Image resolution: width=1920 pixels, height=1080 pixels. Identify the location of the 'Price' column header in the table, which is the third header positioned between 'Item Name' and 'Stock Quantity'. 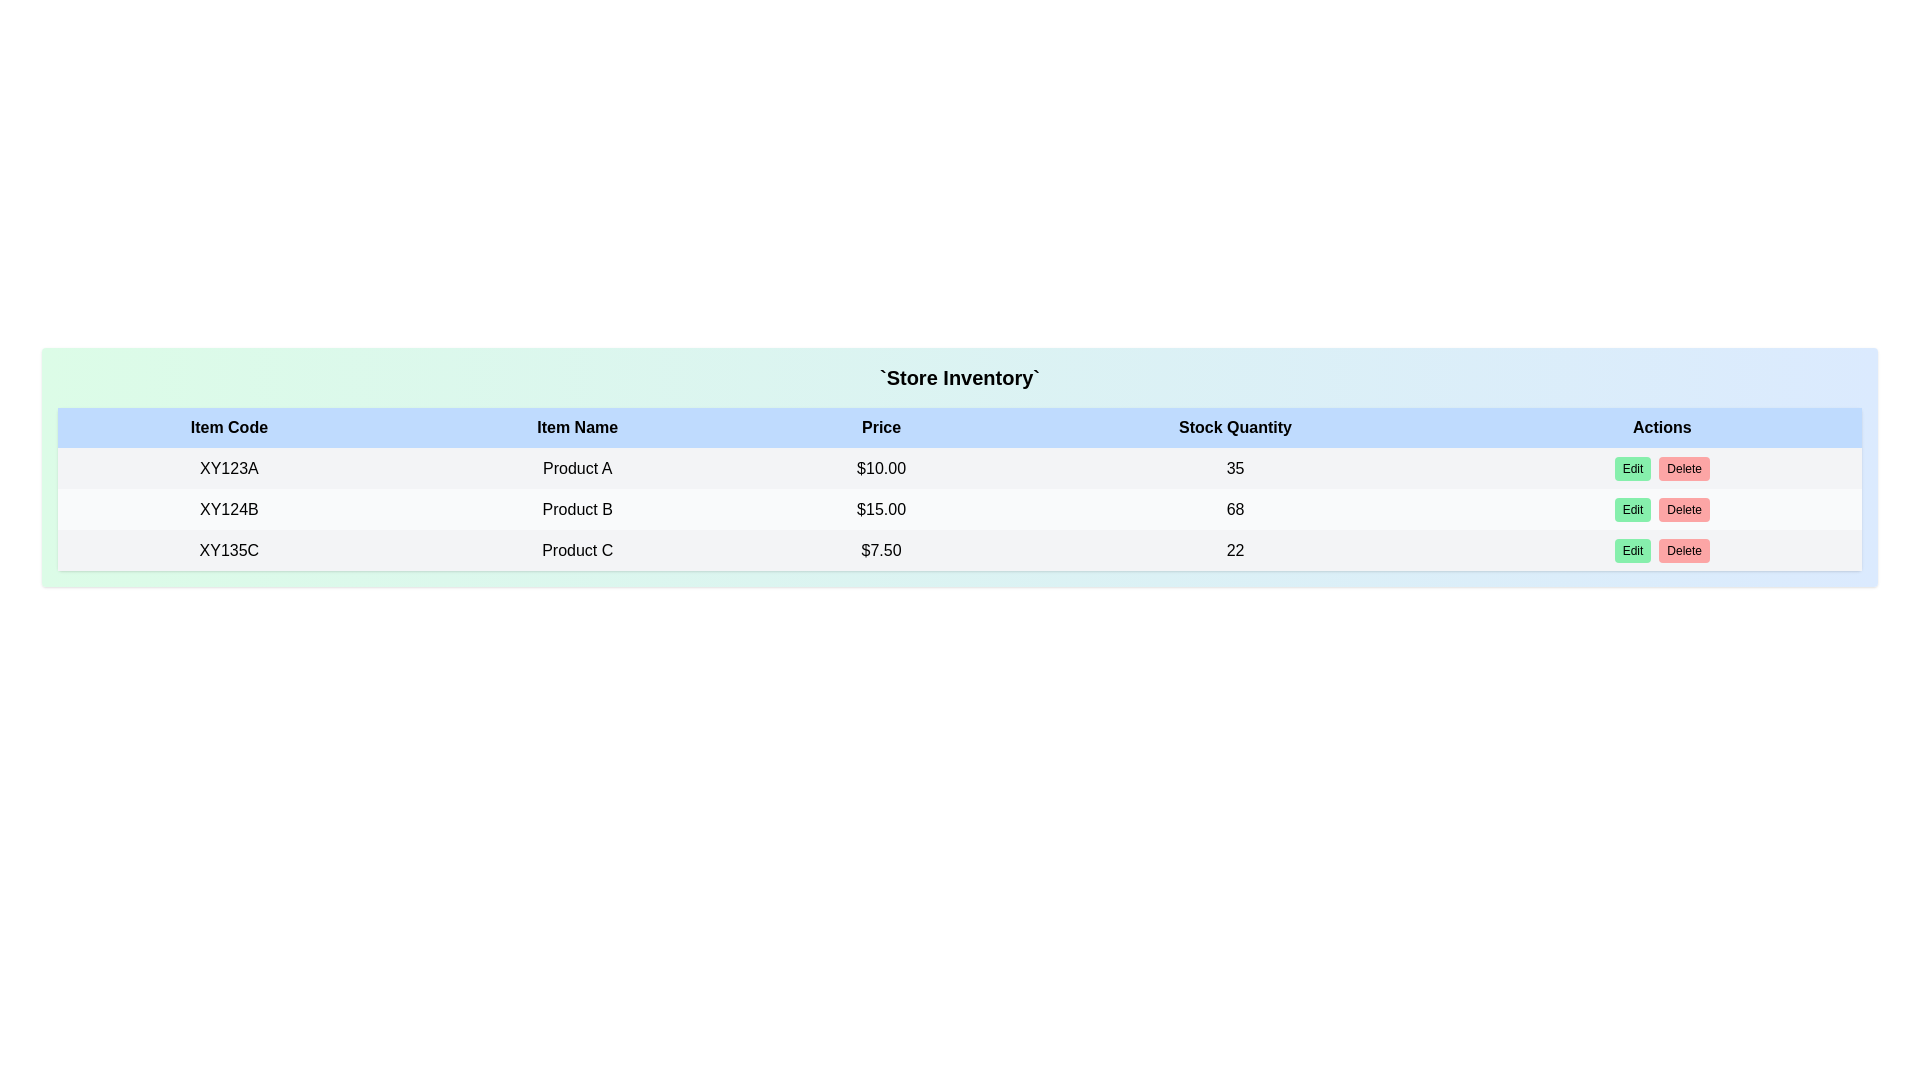
(880, 427).